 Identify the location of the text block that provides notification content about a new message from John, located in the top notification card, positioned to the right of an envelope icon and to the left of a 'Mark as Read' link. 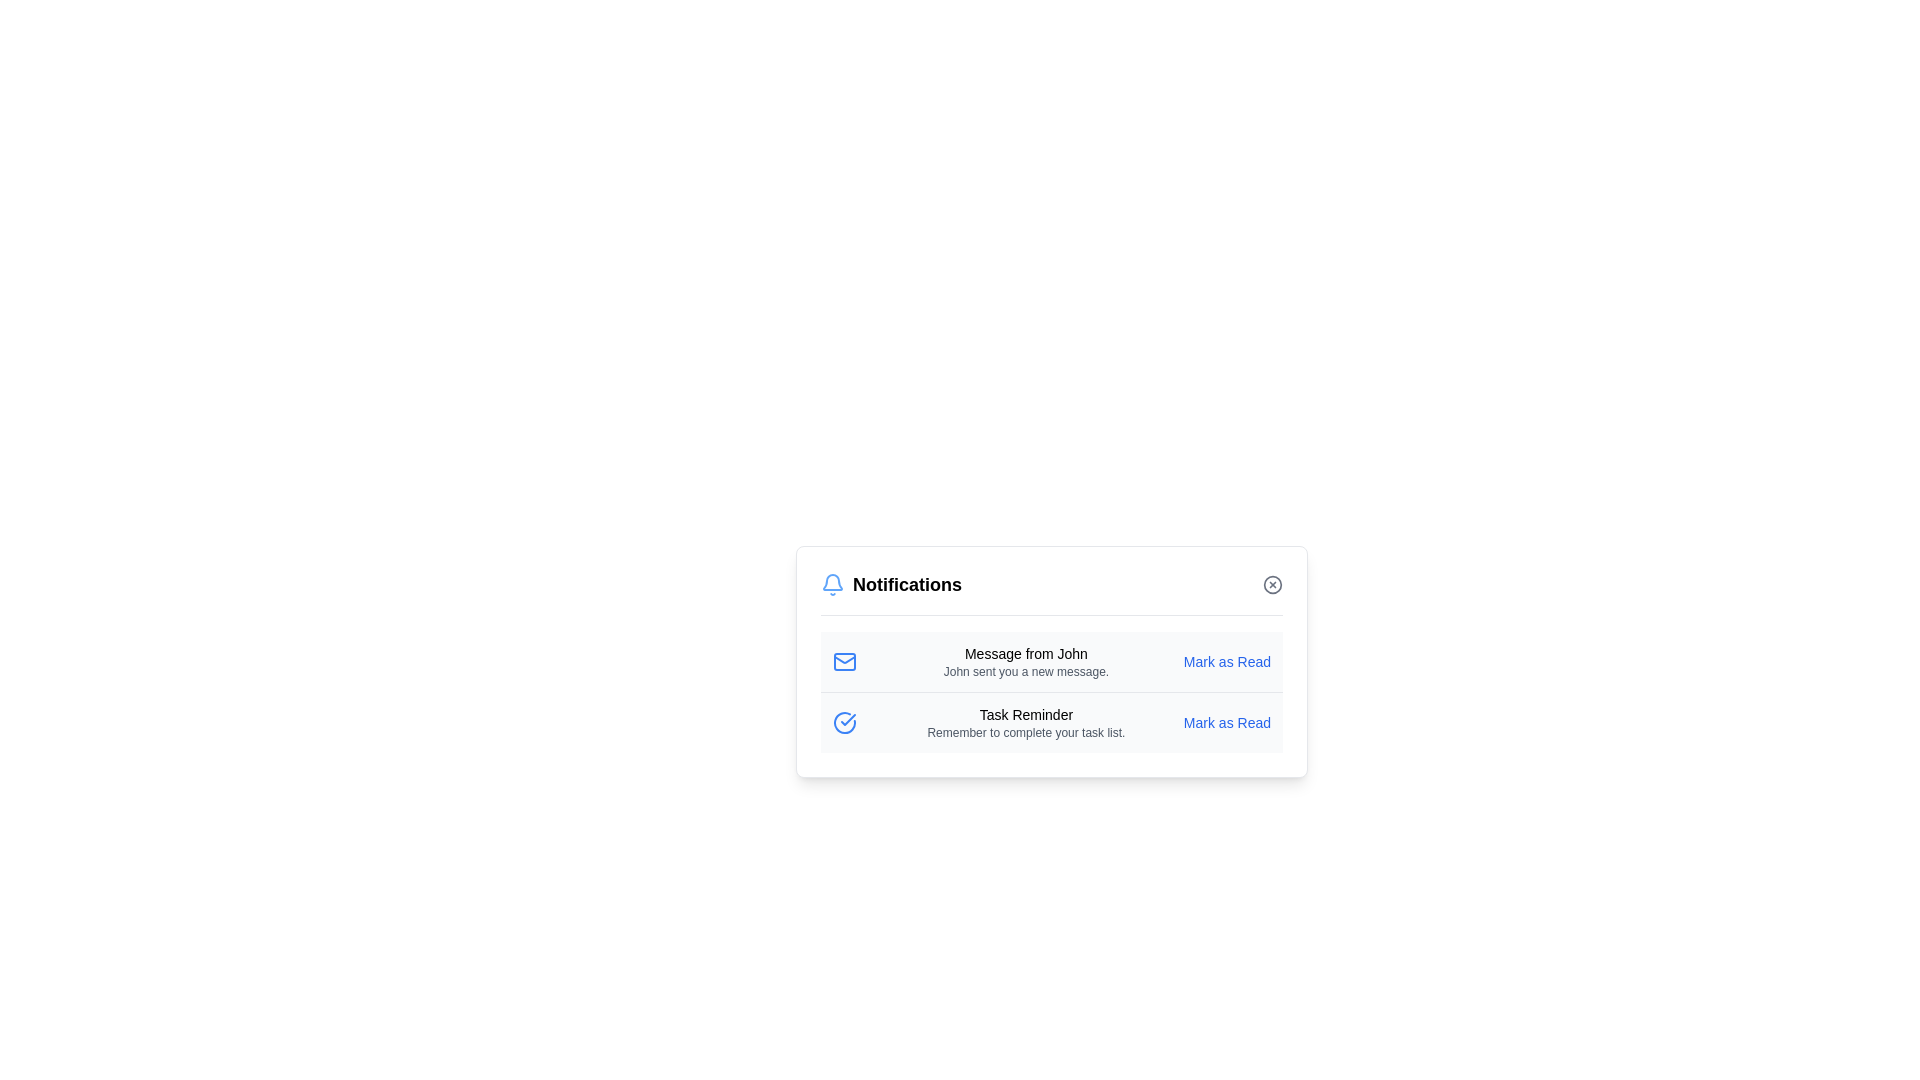
(1026, 662).